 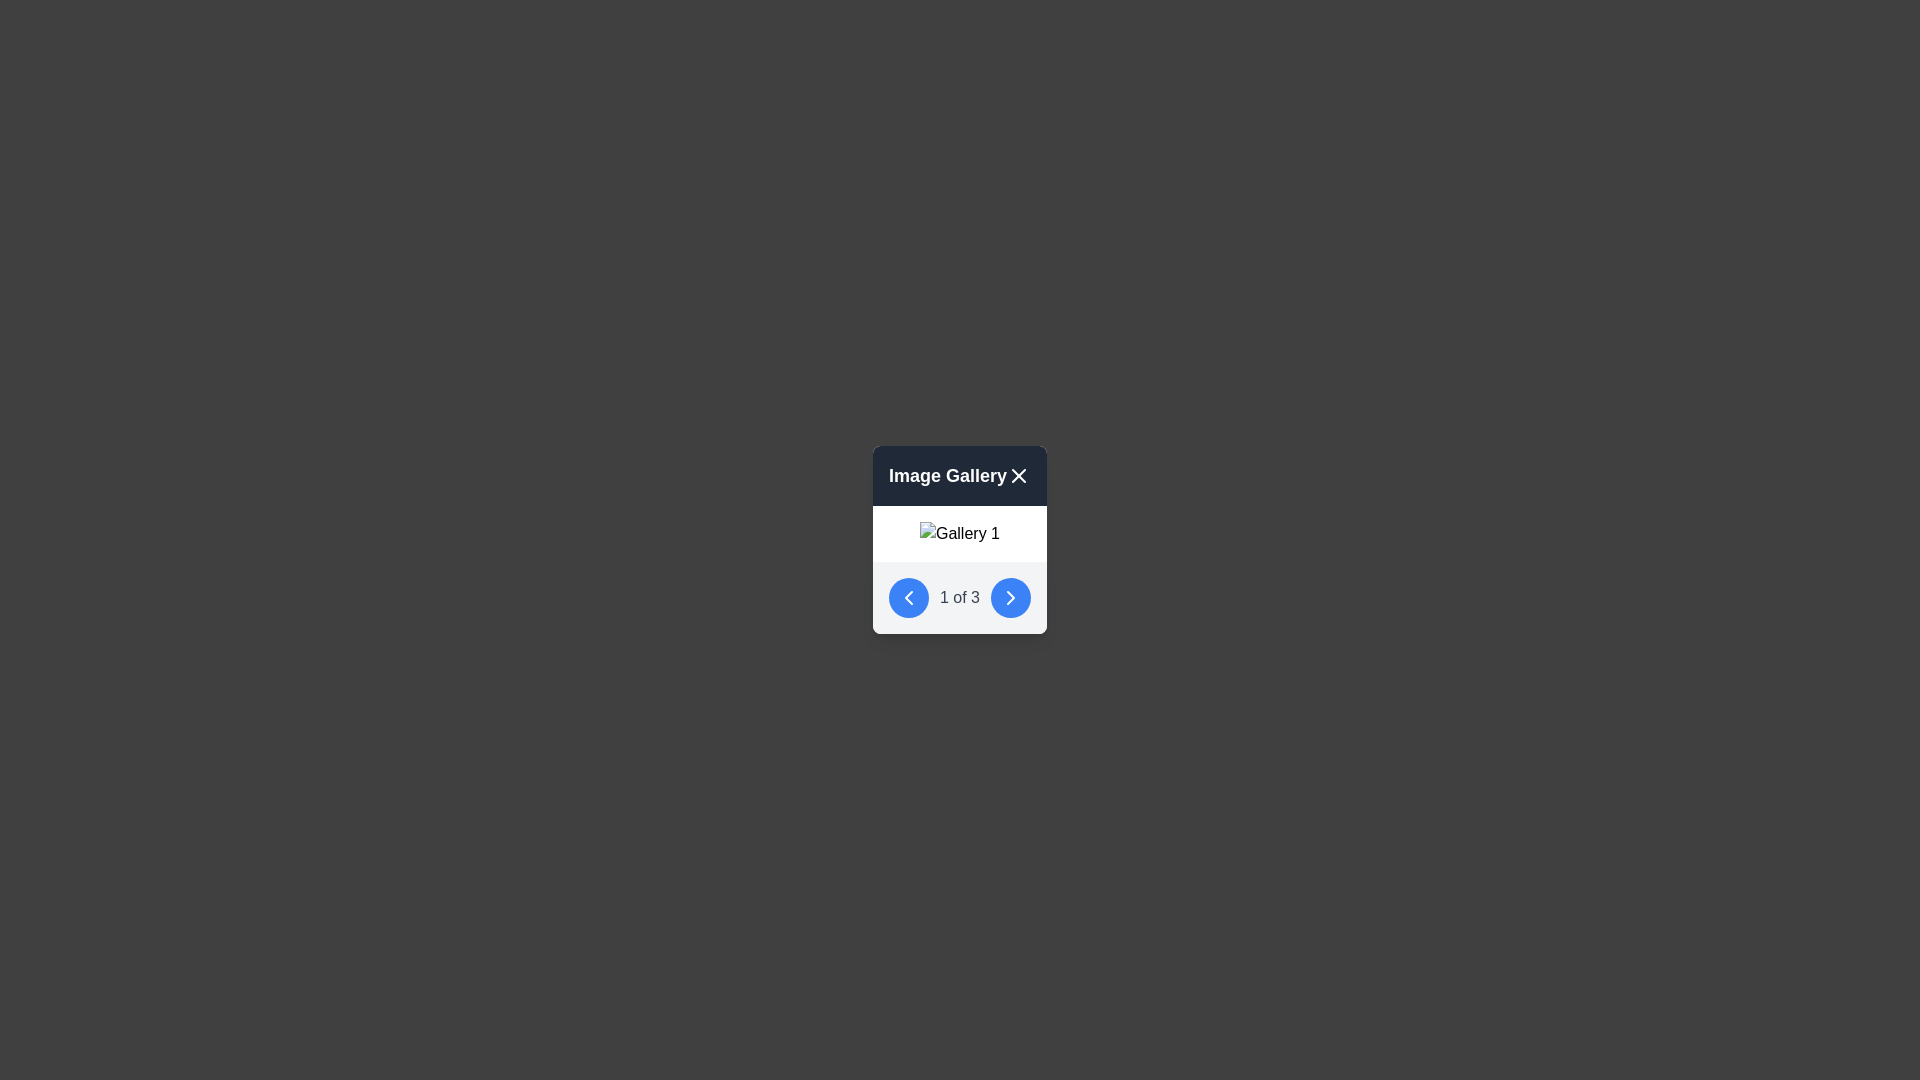 What do you see at coordinates (960, 532) in the screenshot?
I see `the image gallery controls represented by the image with placeholder text 'Gallery 1' to change this image` at bounding box center [960, 532].